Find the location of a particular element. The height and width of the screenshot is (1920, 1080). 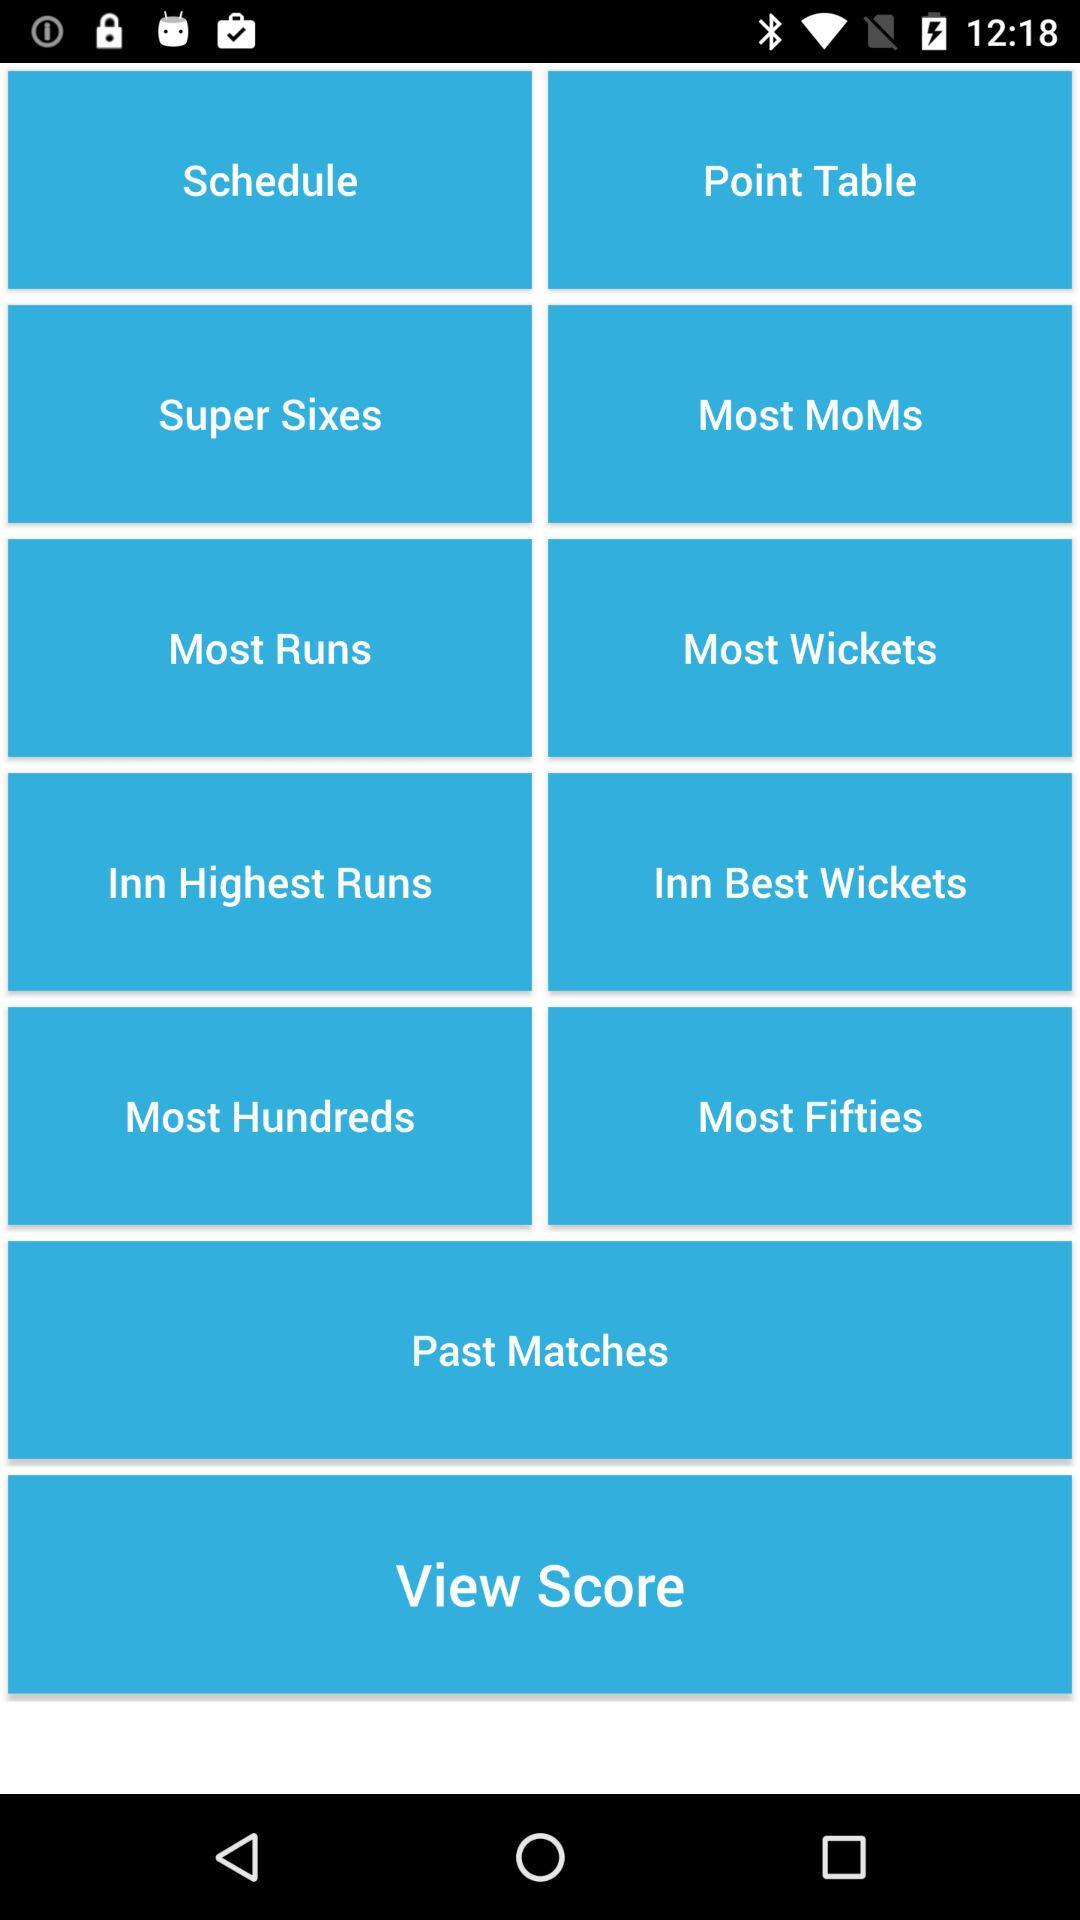

icon above the past matches is located at coordinates (810, 1115).